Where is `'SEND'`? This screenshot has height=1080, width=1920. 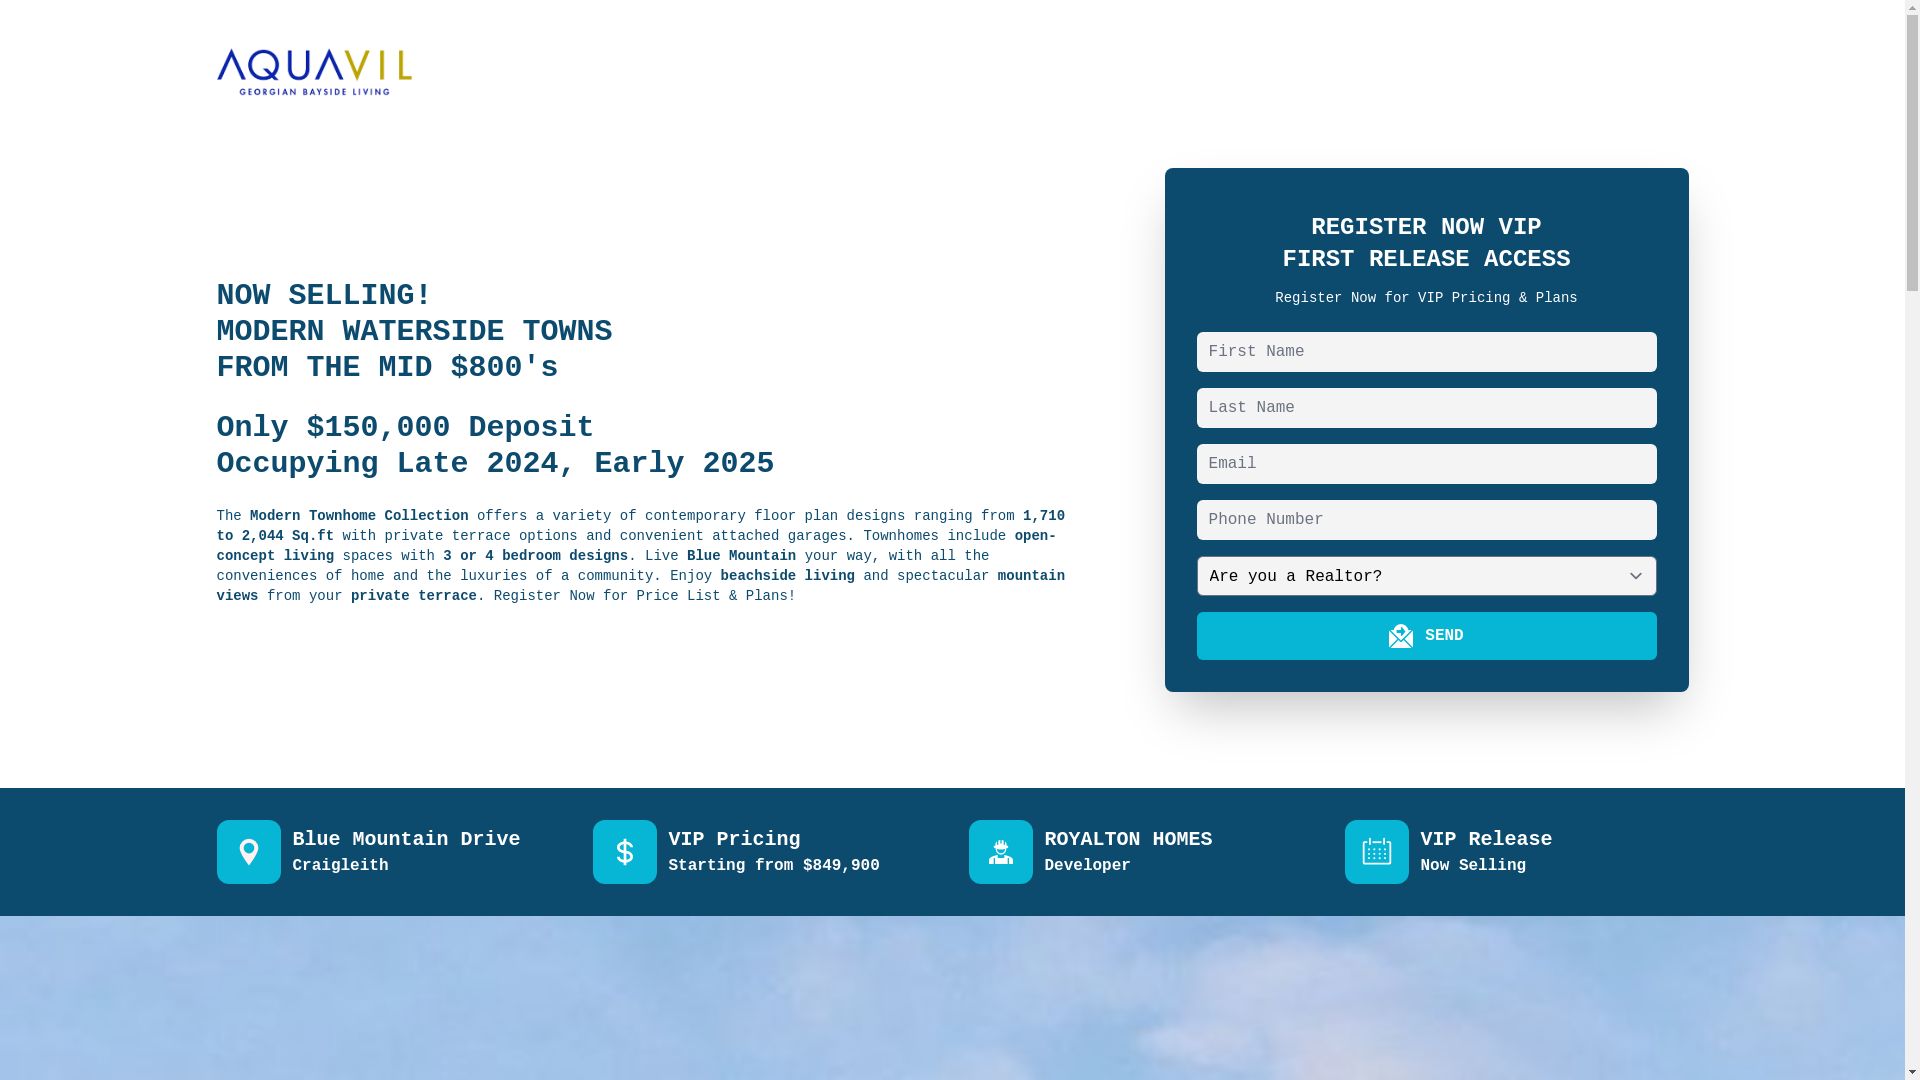 'SEND' is located at coordinates (1425, 636).